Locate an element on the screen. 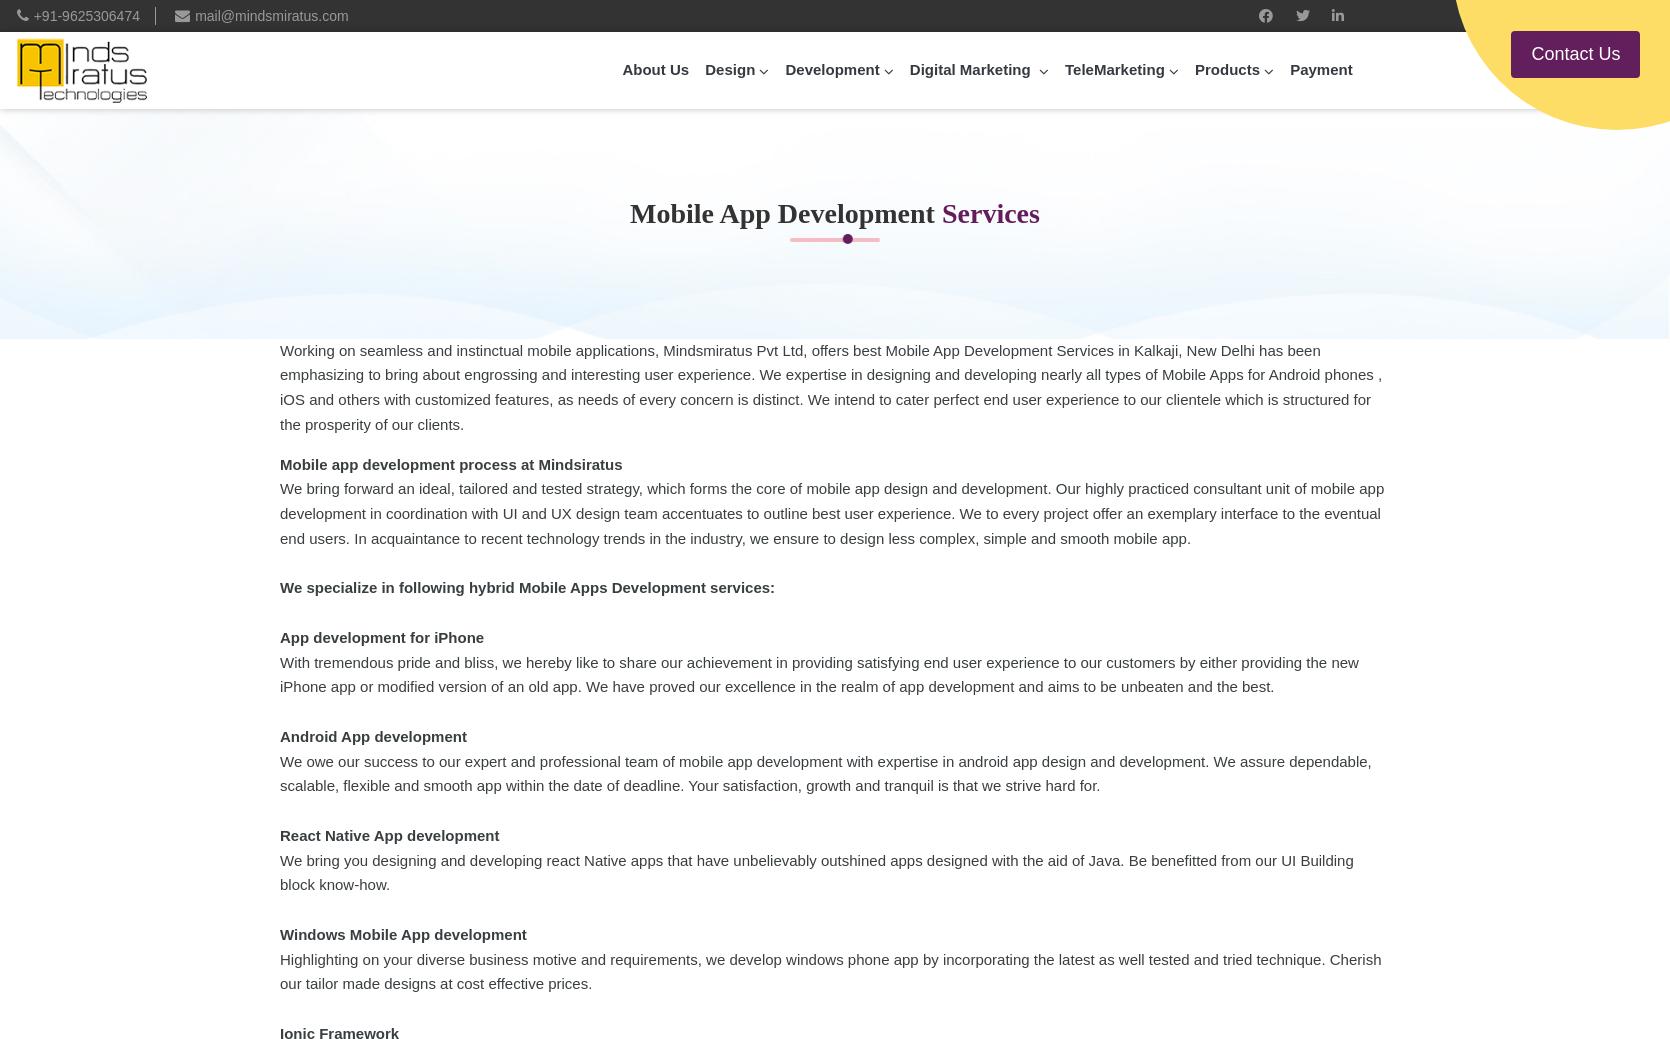 The height and width of the screenshot is (1039, 1670). 'With tremendous pride and bliss, we hereby like to share our achievement in providing satisfying end user experience to our customers by either providing the new iPhone app or modified version of an old app. We have proved our excellence in the realm of app development and aims to be unbeaten and the best.' is located at coordinates (817, 673).